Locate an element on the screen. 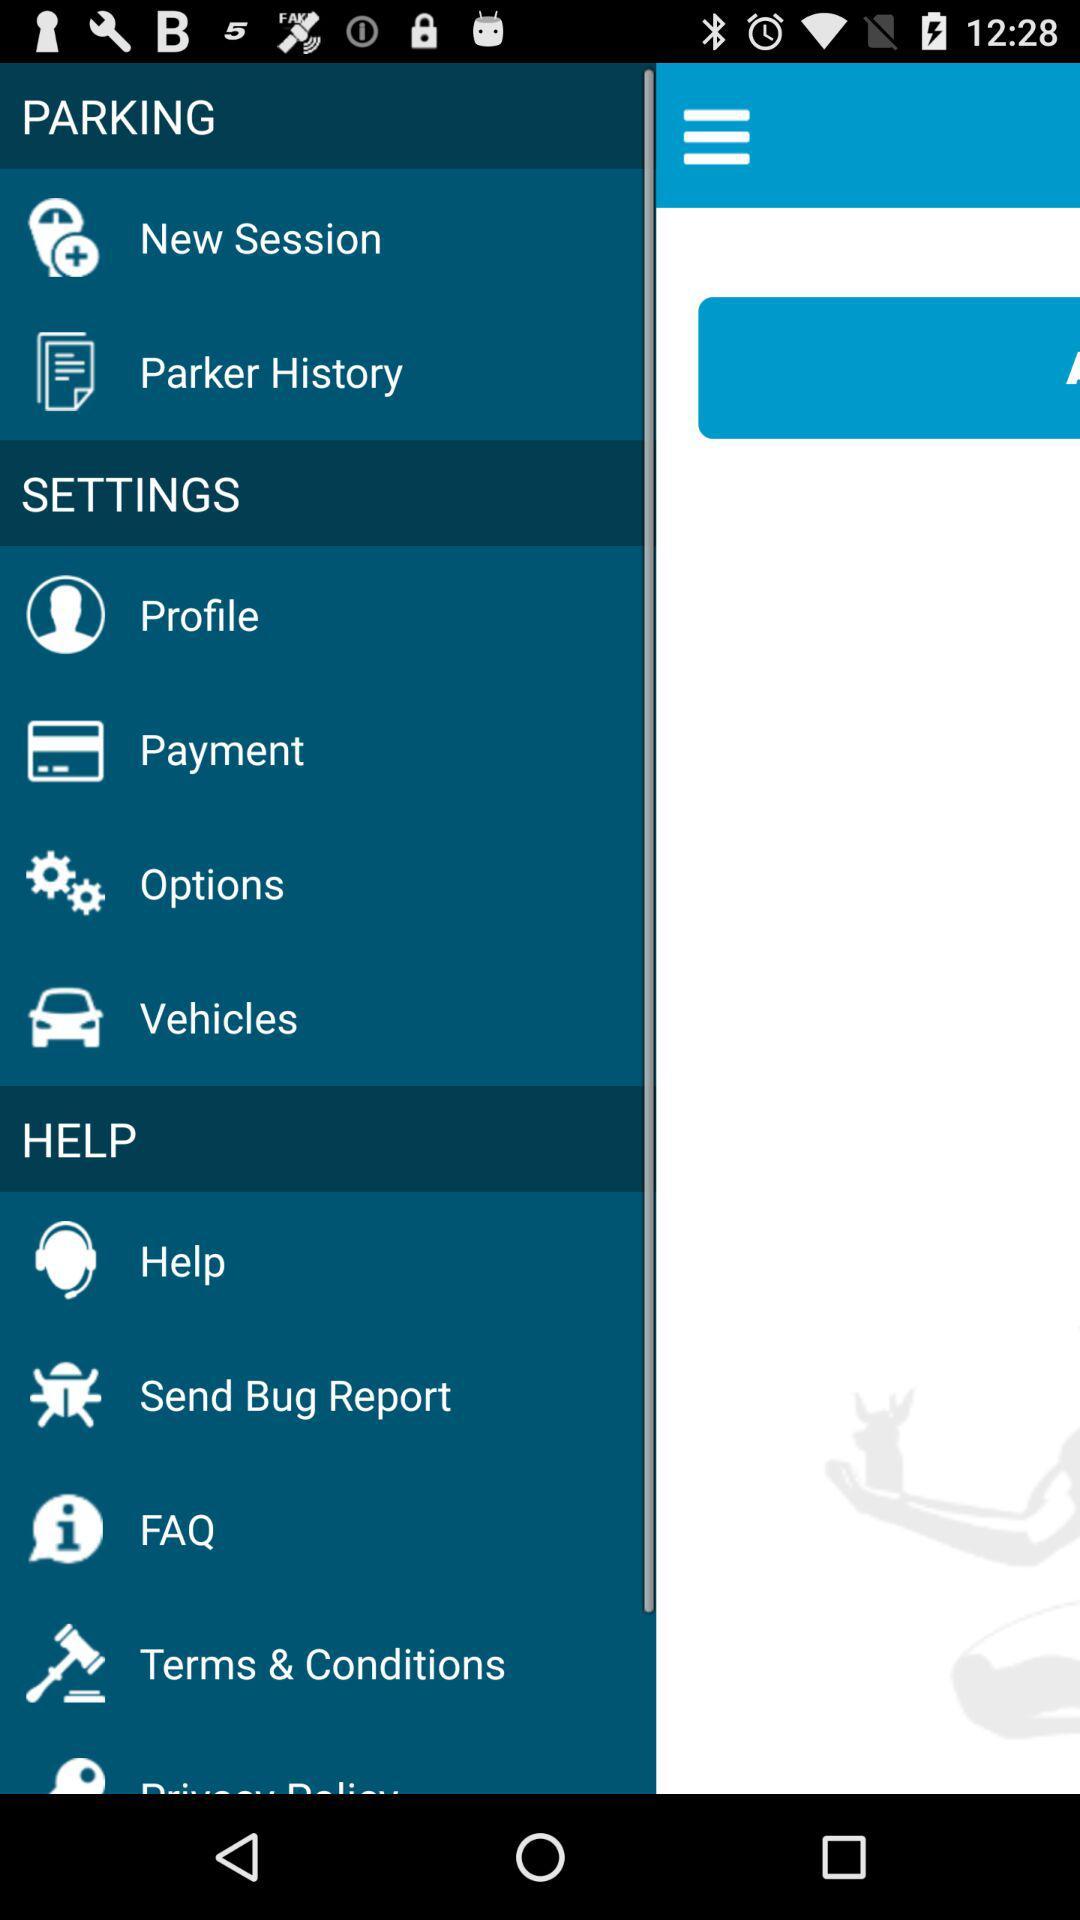 The image size is (1080, 1920). the menu icon is located at coordinates (715, 143).